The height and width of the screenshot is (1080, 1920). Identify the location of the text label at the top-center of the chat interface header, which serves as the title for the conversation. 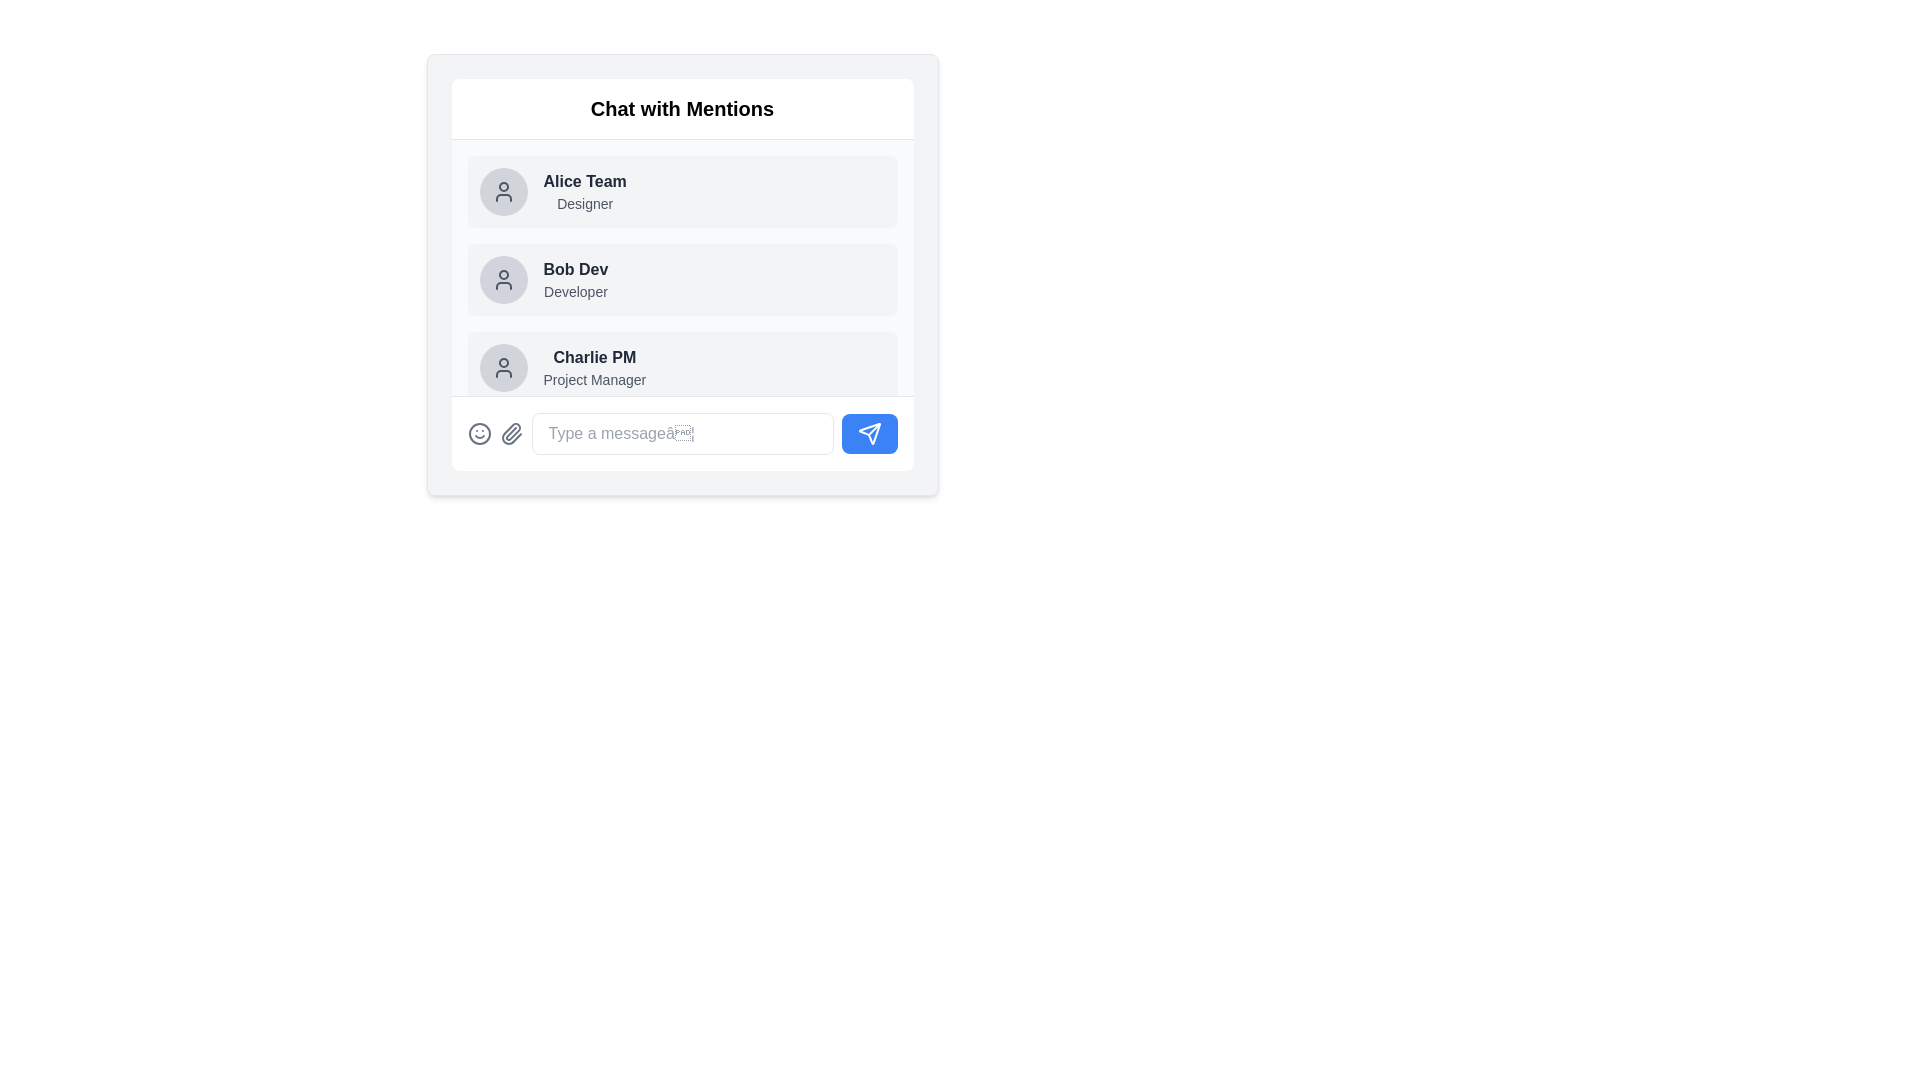
(682, 108).